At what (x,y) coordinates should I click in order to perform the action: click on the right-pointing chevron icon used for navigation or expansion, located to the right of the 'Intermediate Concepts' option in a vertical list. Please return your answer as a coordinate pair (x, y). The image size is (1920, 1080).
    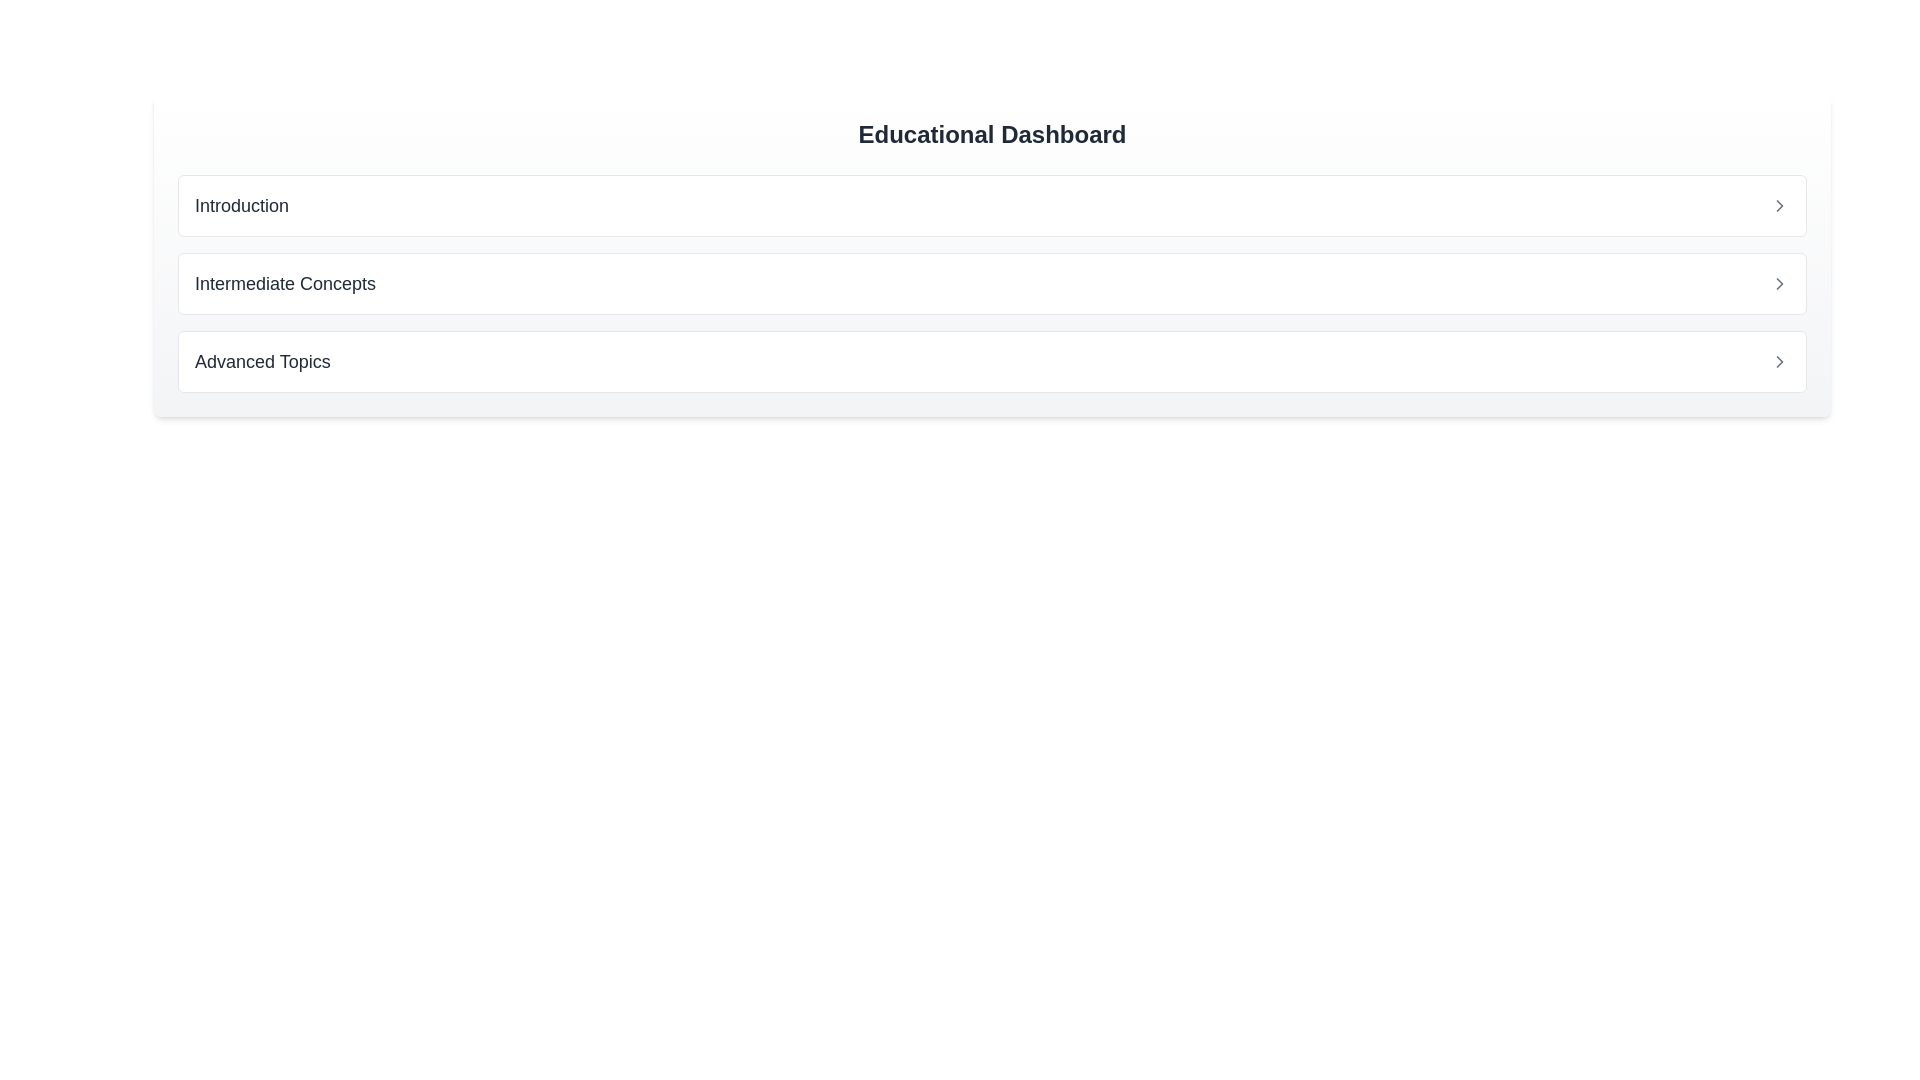
    Looking at the image, I should click on (1780, 284).